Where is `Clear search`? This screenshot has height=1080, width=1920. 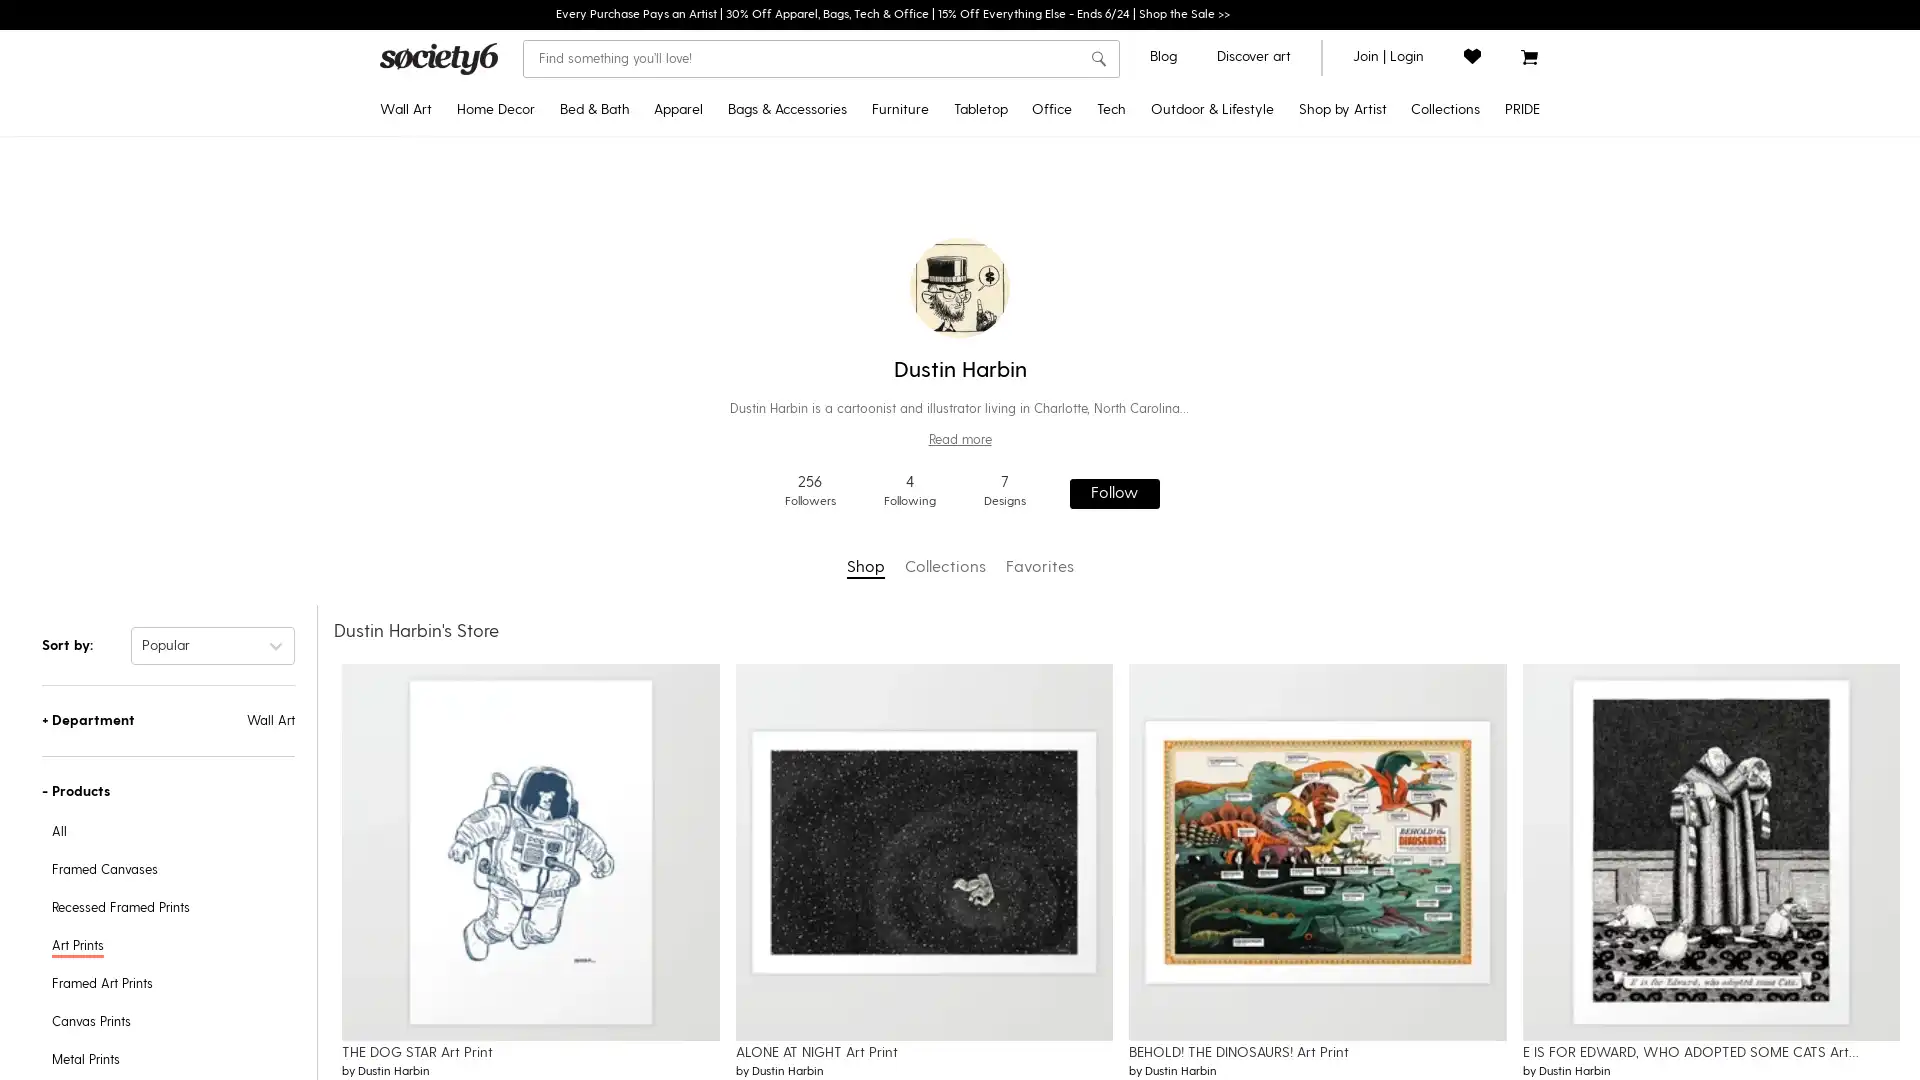
Clear search is located at coordinates (1070, 57).